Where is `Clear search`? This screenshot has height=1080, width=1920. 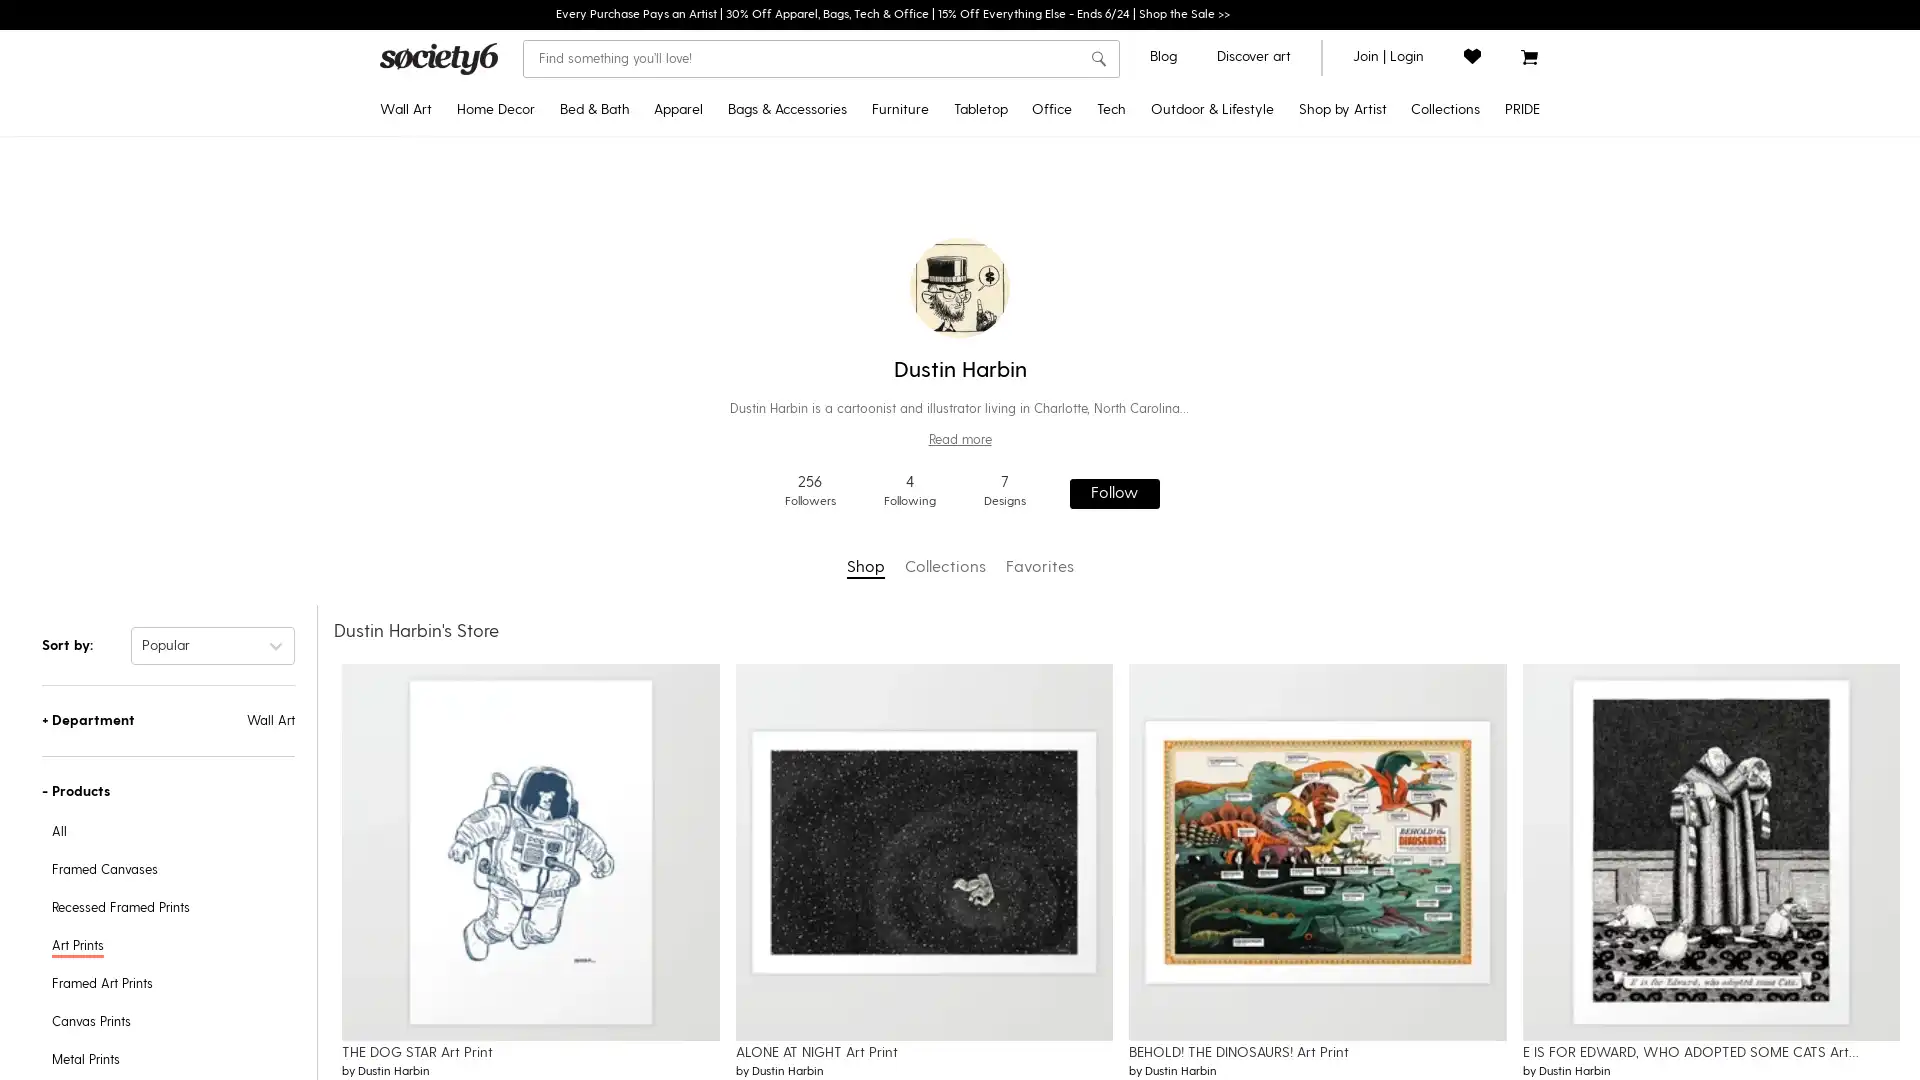
Clear search is located at coordinates (1070, 57).